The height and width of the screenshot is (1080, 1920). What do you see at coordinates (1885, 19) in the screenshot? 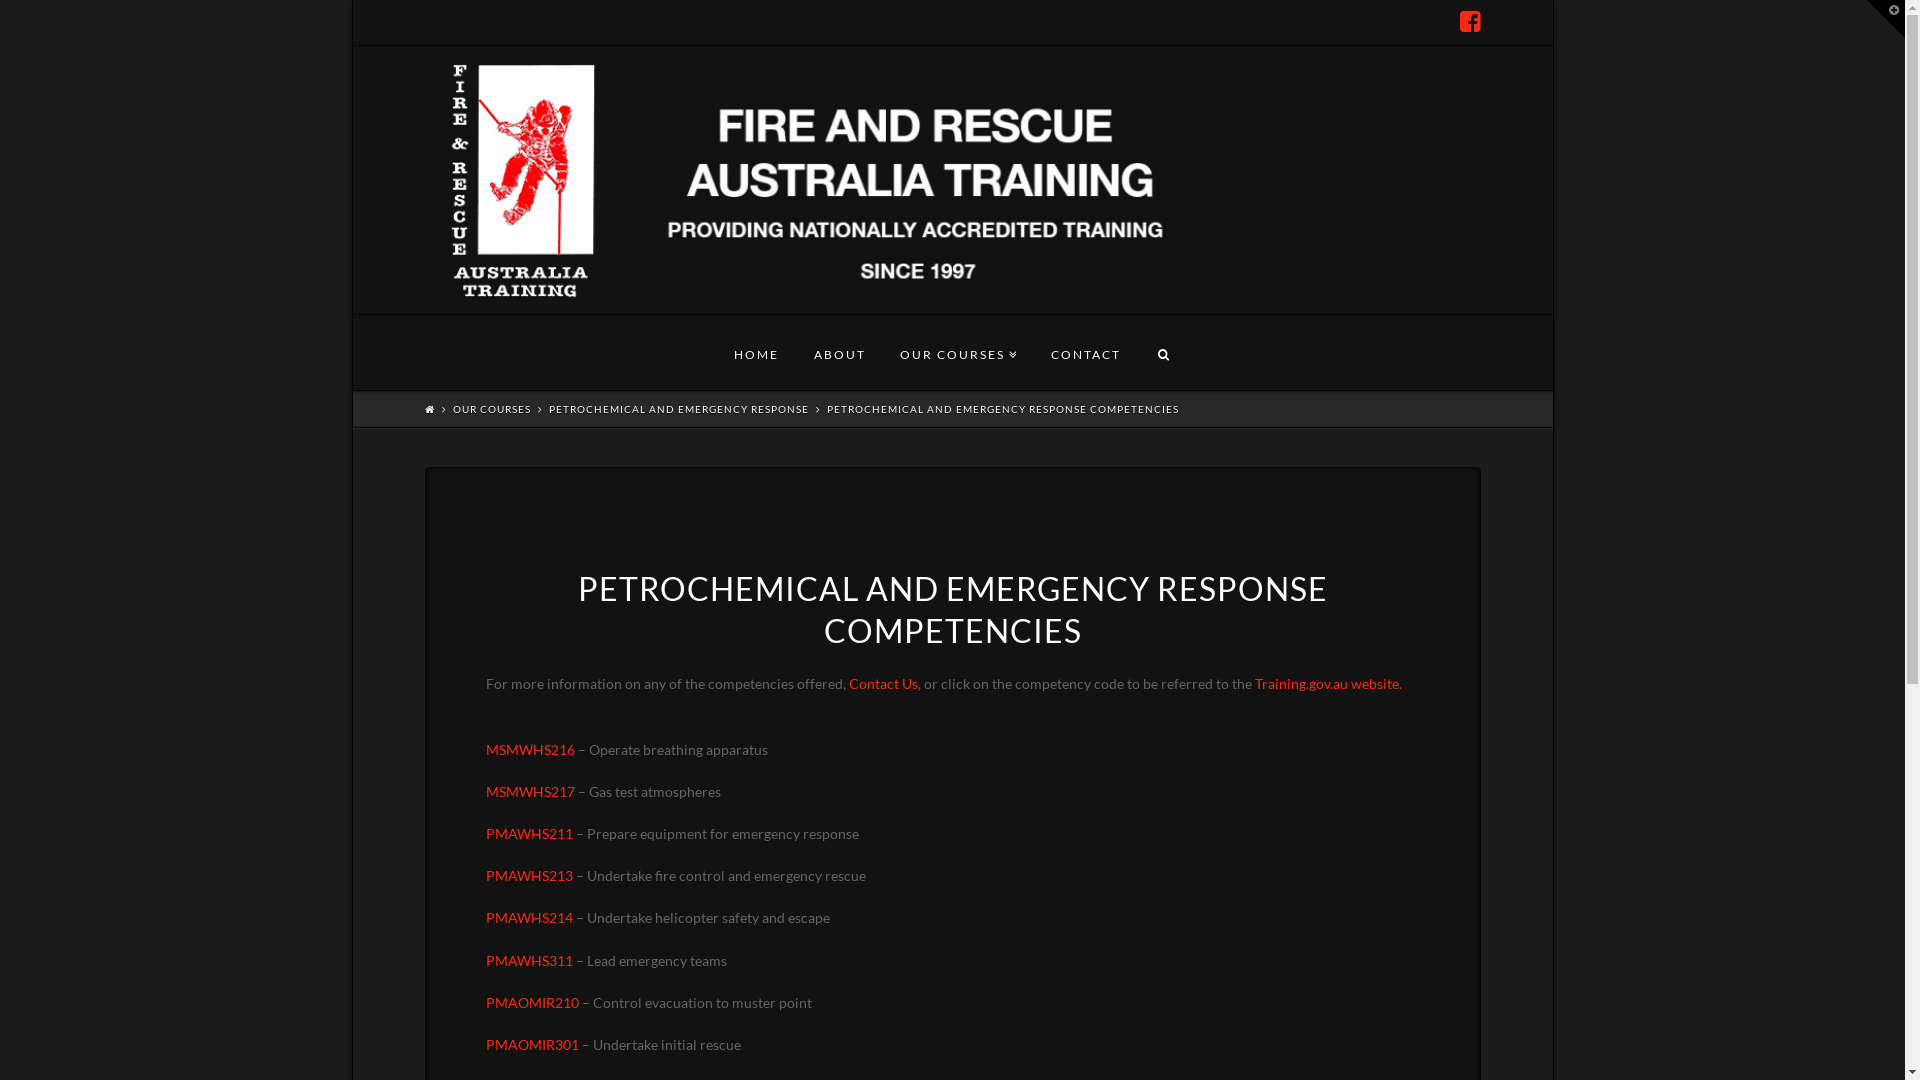
I see `'Toggle the Widgetbar'` at bounding box center [1885, 19].